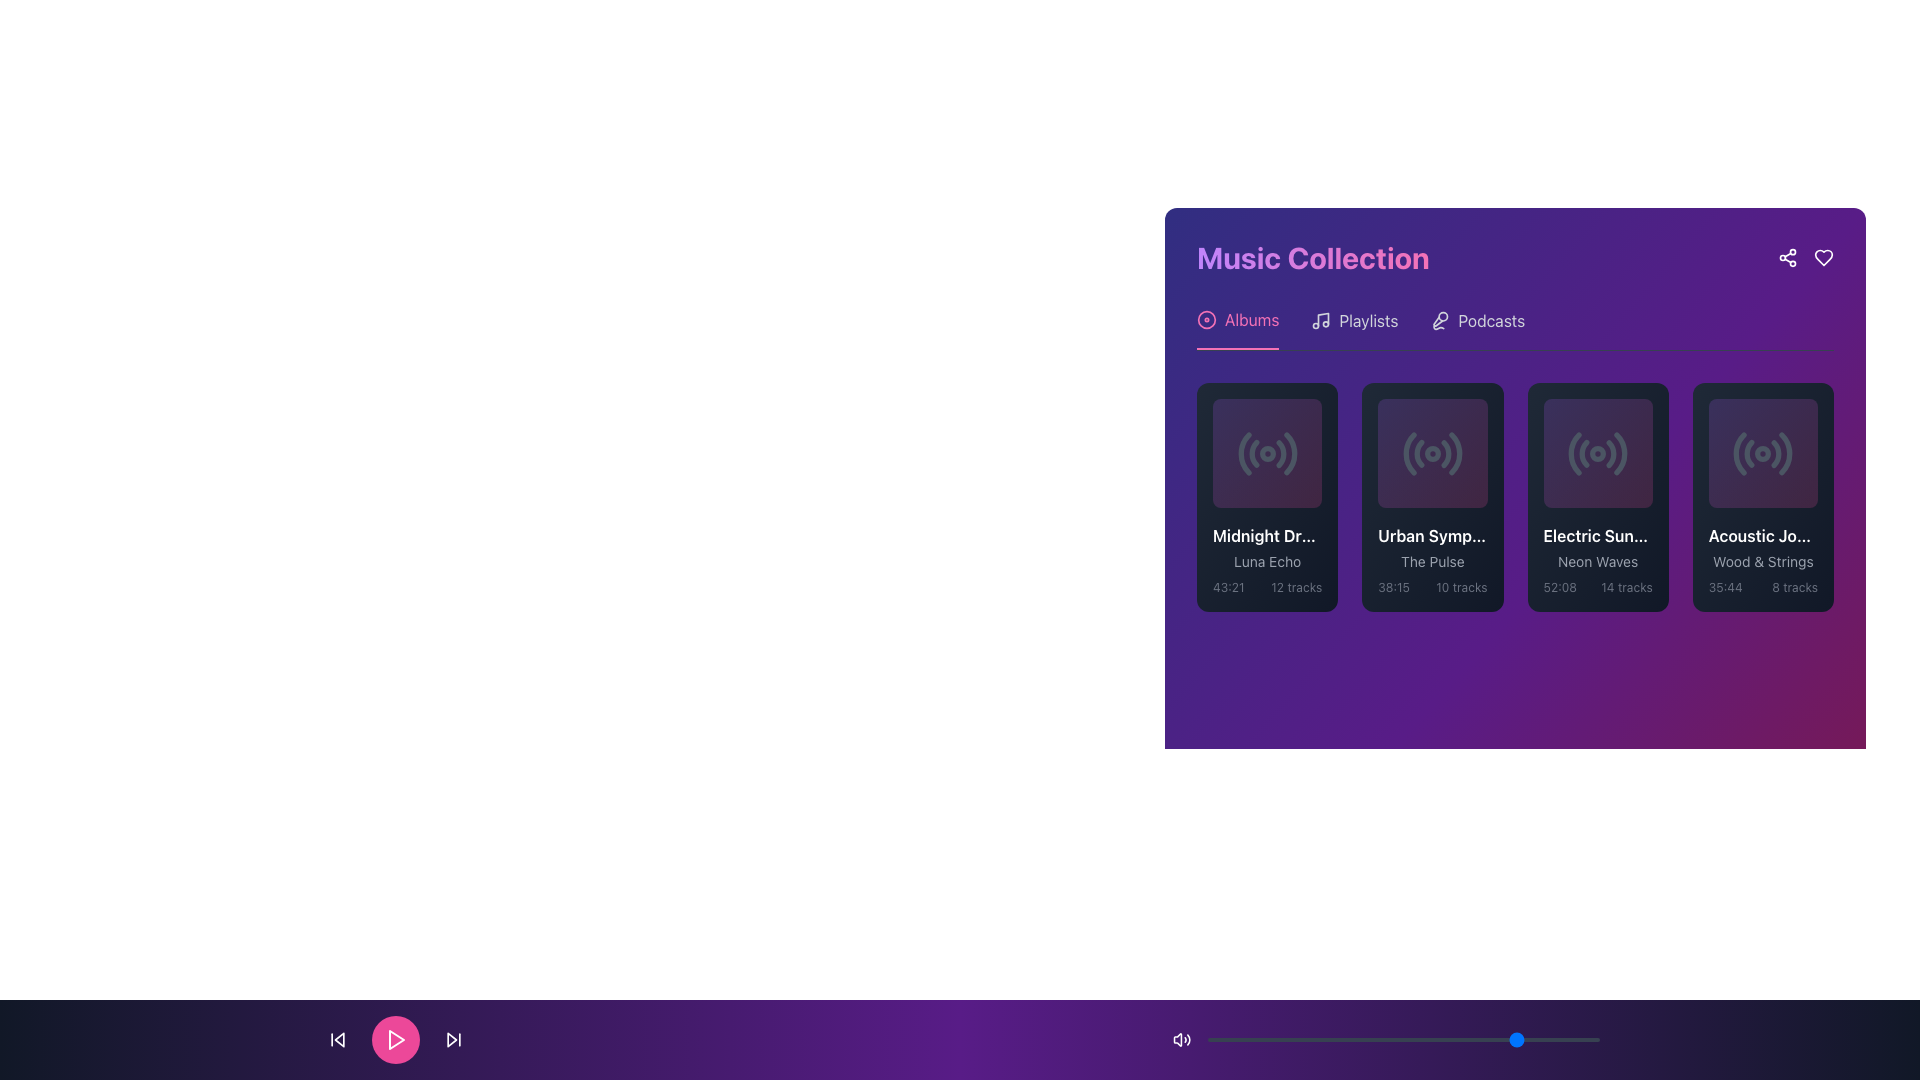  I want to click on the slider value, so click(1301, 1039).